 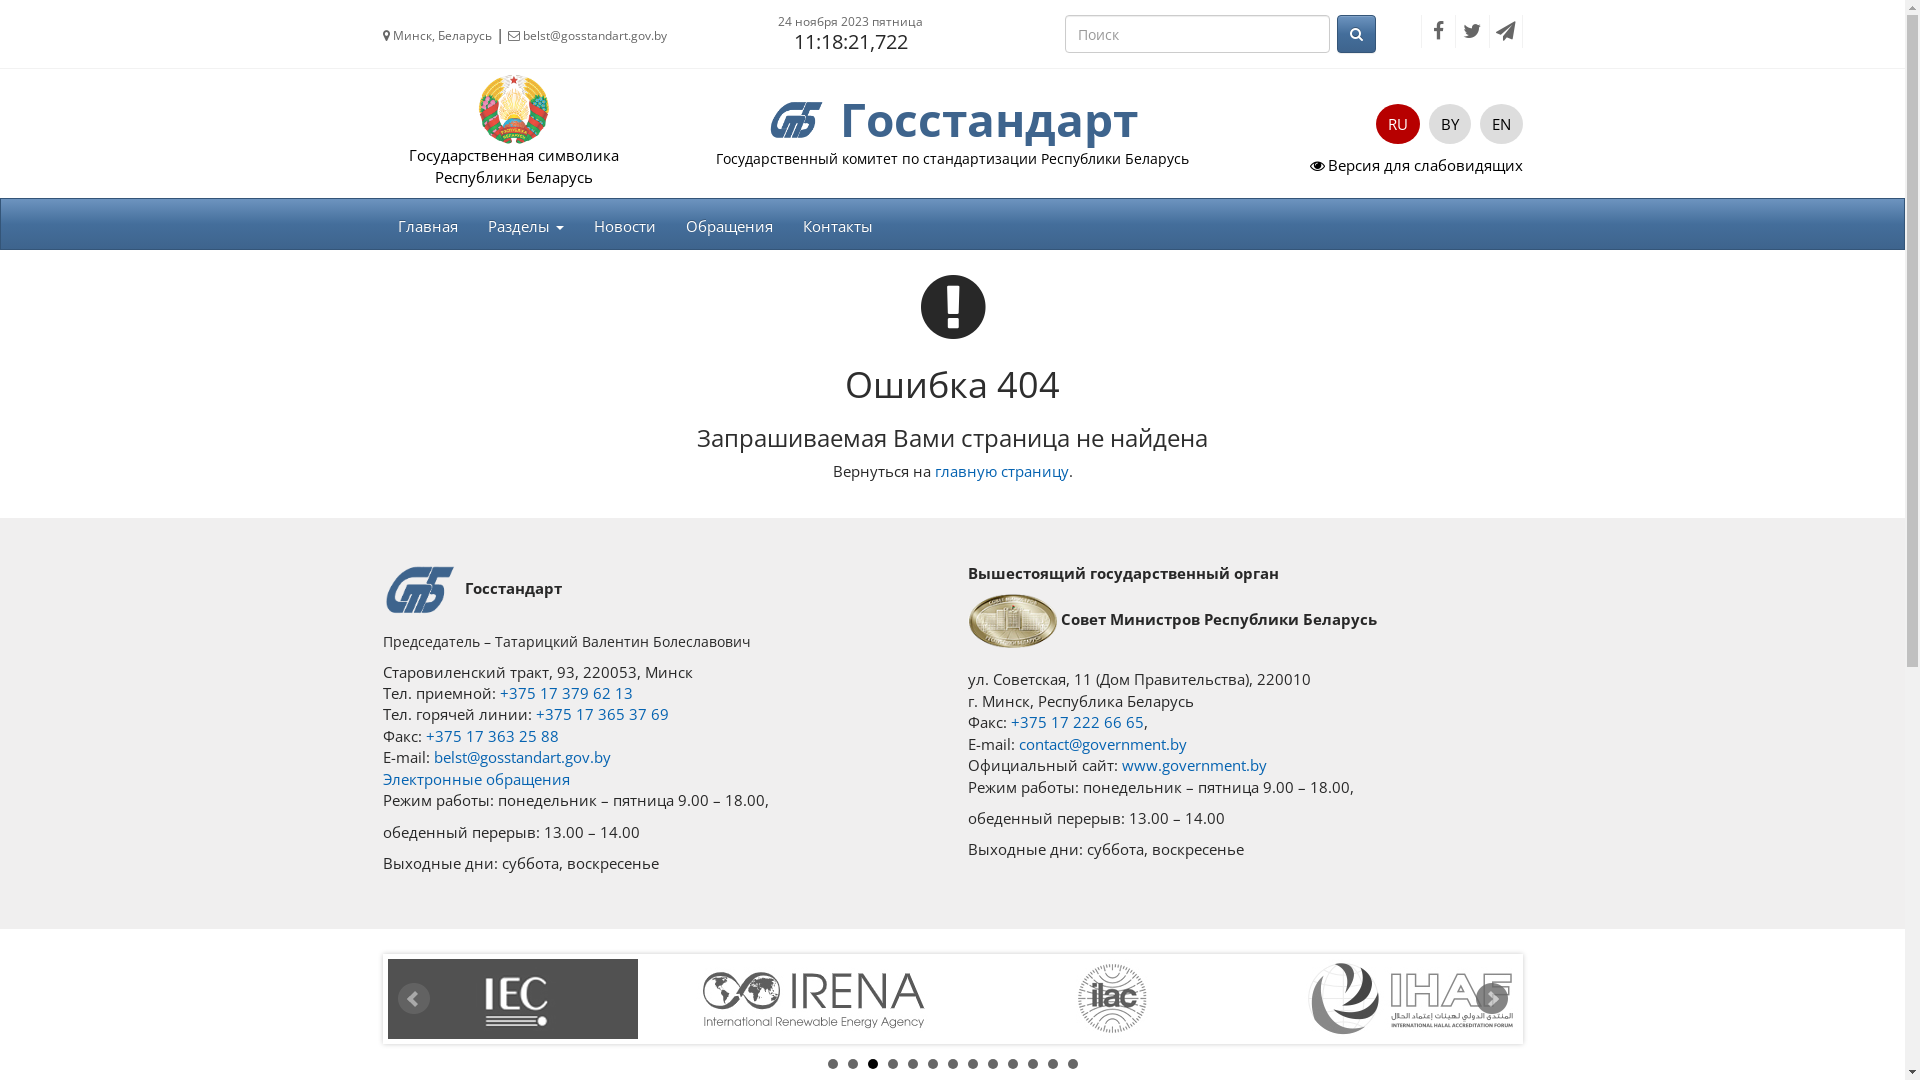 What do you see at coordinates (973, 1063) in the screenshot?
I see `'8'` at bounding box center [973, 1063].